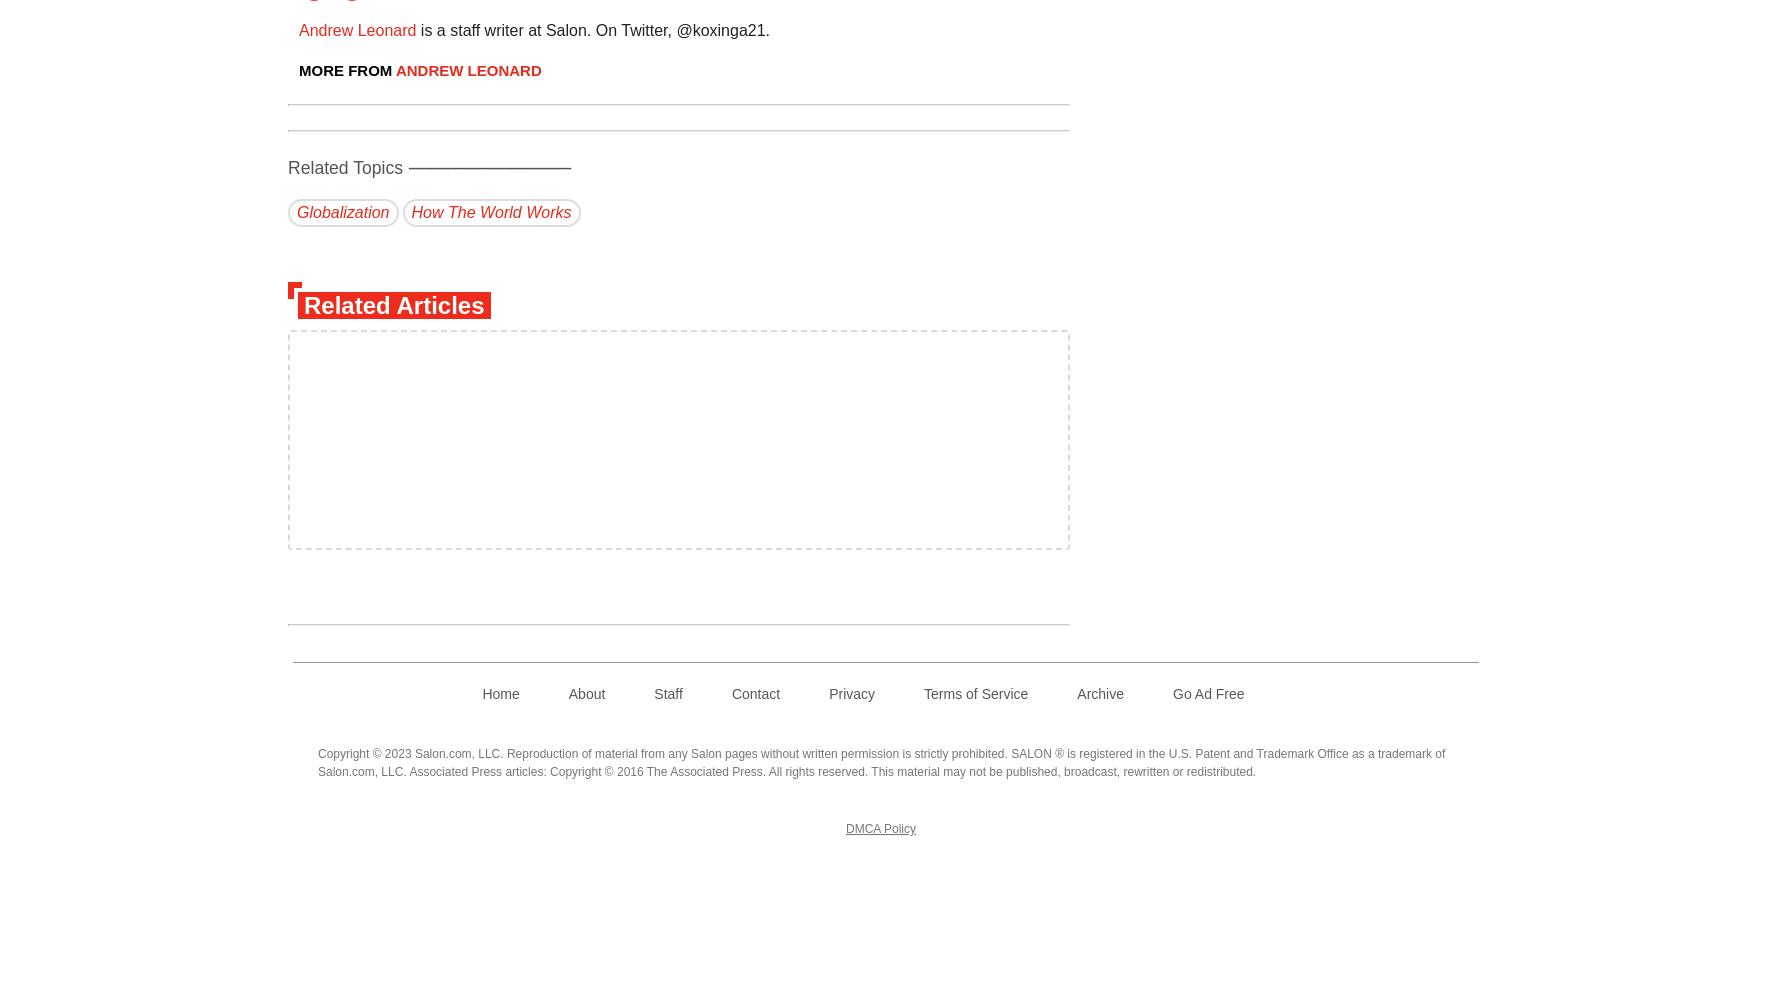 Image resolution: width=1772 pixels, height=987 pixels. I want to click on 'Home', so click(499, 692).